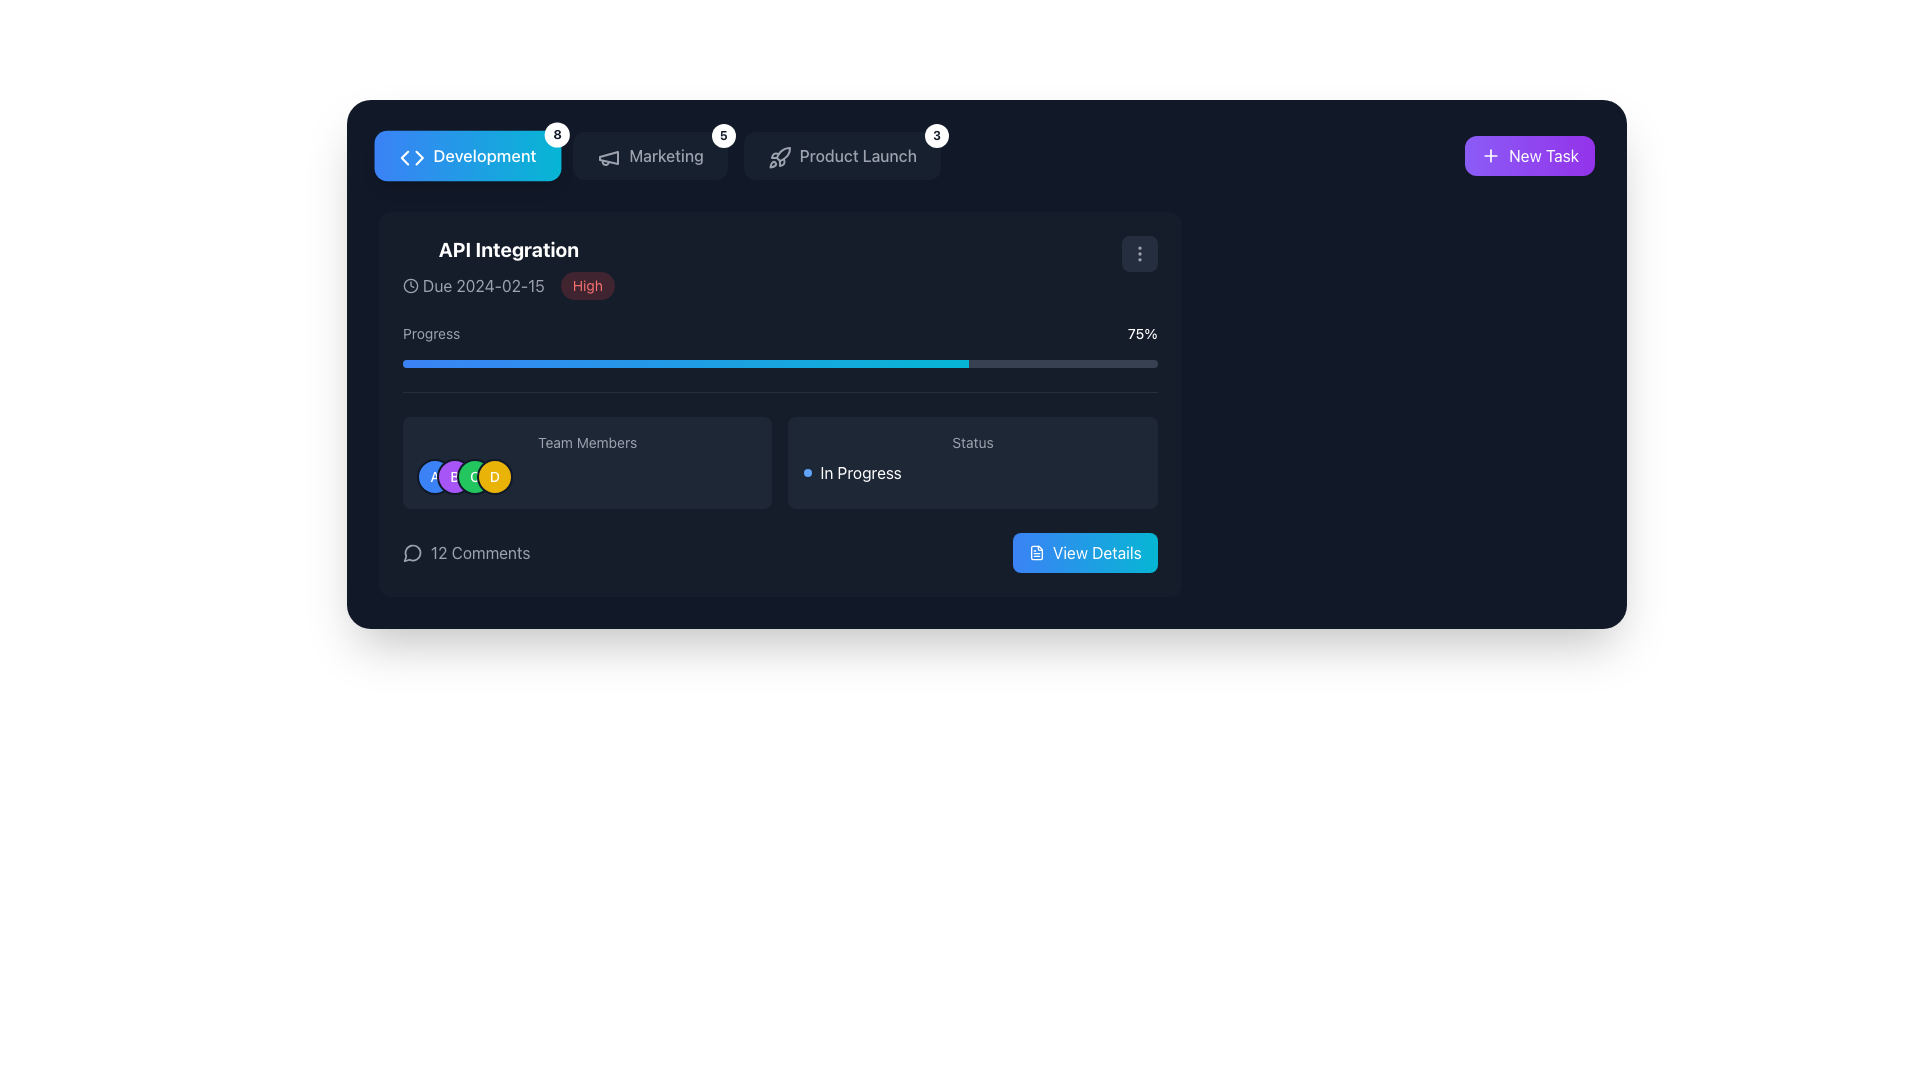 The image size is (1920, 1080). Describe the element at coordinates (480, 552) in the screenshot. I see `text content of the informational label indicating the number of comments associated with the task, which is the second component in a horizontal group below the 'API Integration' section, positioned to the right of a speech bubble icon` at that location.